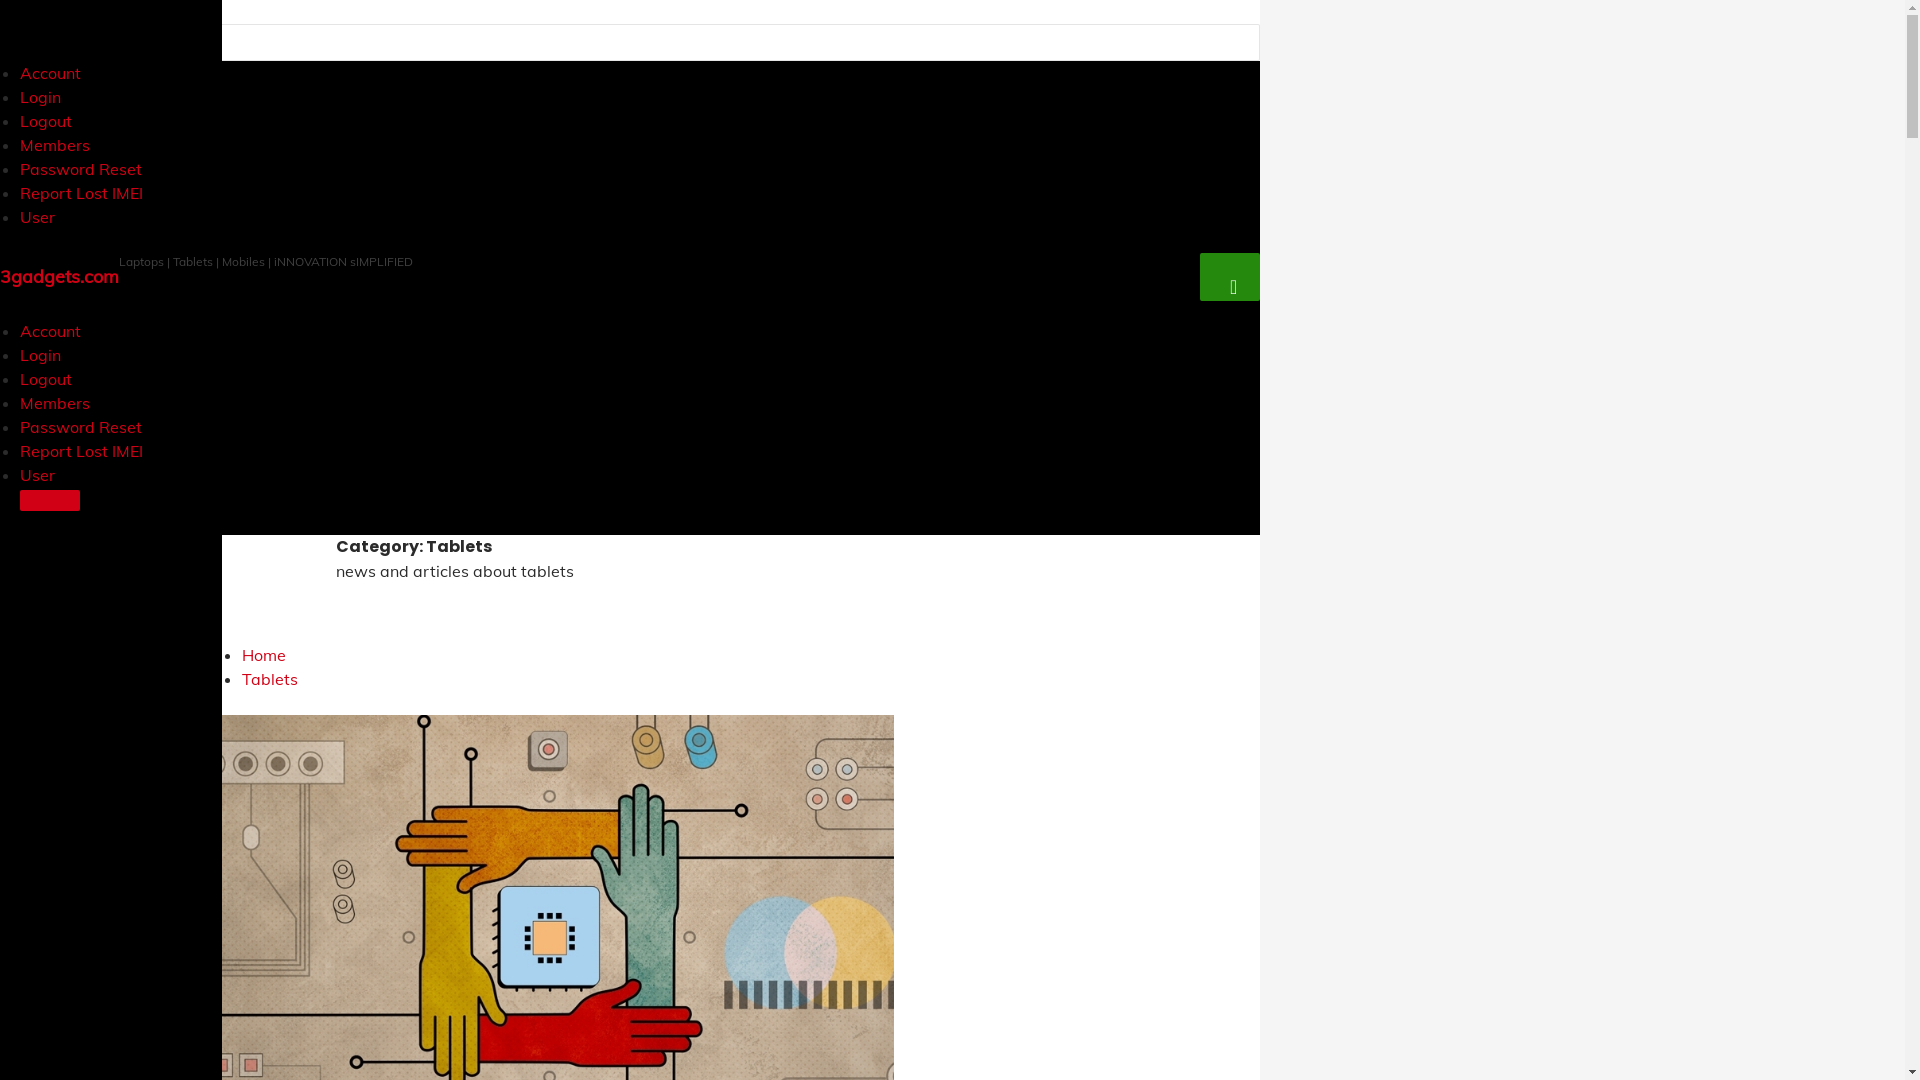 This screenshot has height=1080, width=1920. I want to click on 'Members', so click(19, 144).